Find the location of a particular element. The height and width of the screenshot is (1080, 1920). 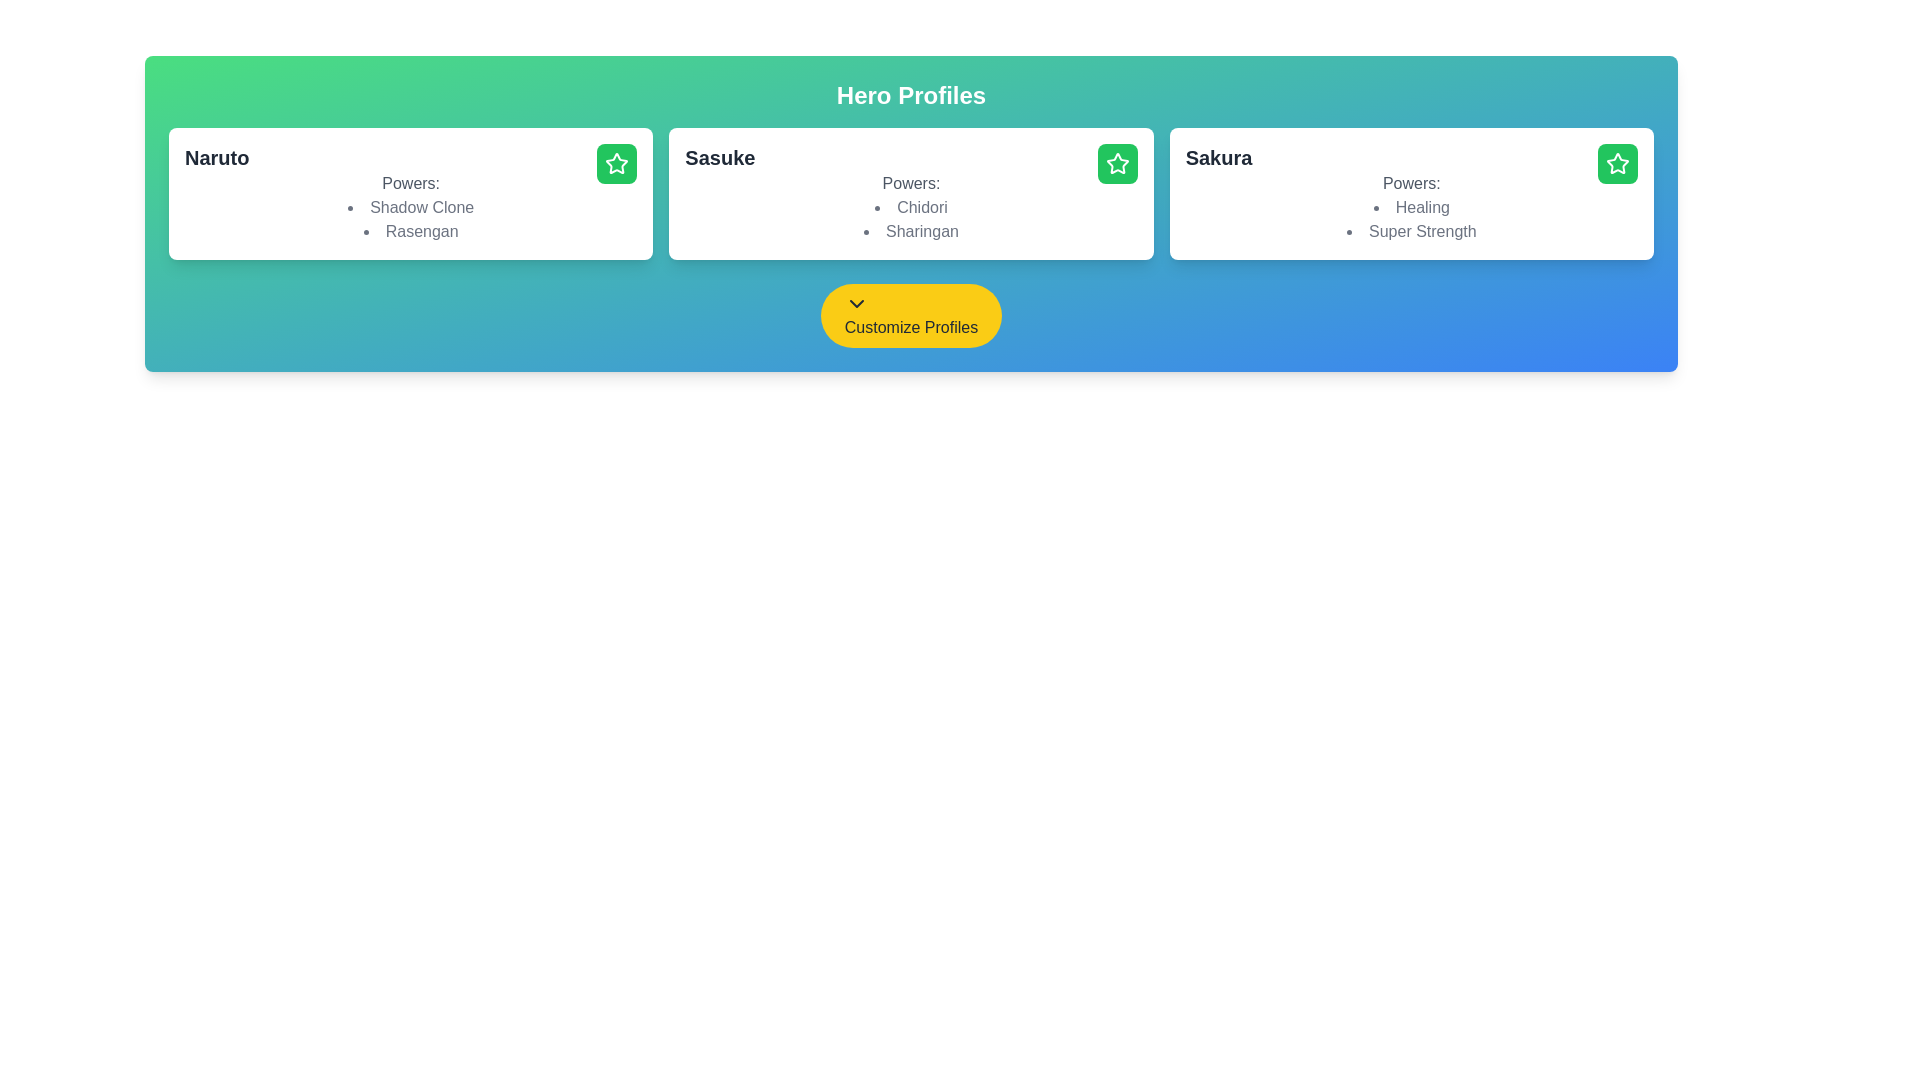

the star icon button located in the top-right corner of the 'Sakura' card is located at coordinates (1617, 163).